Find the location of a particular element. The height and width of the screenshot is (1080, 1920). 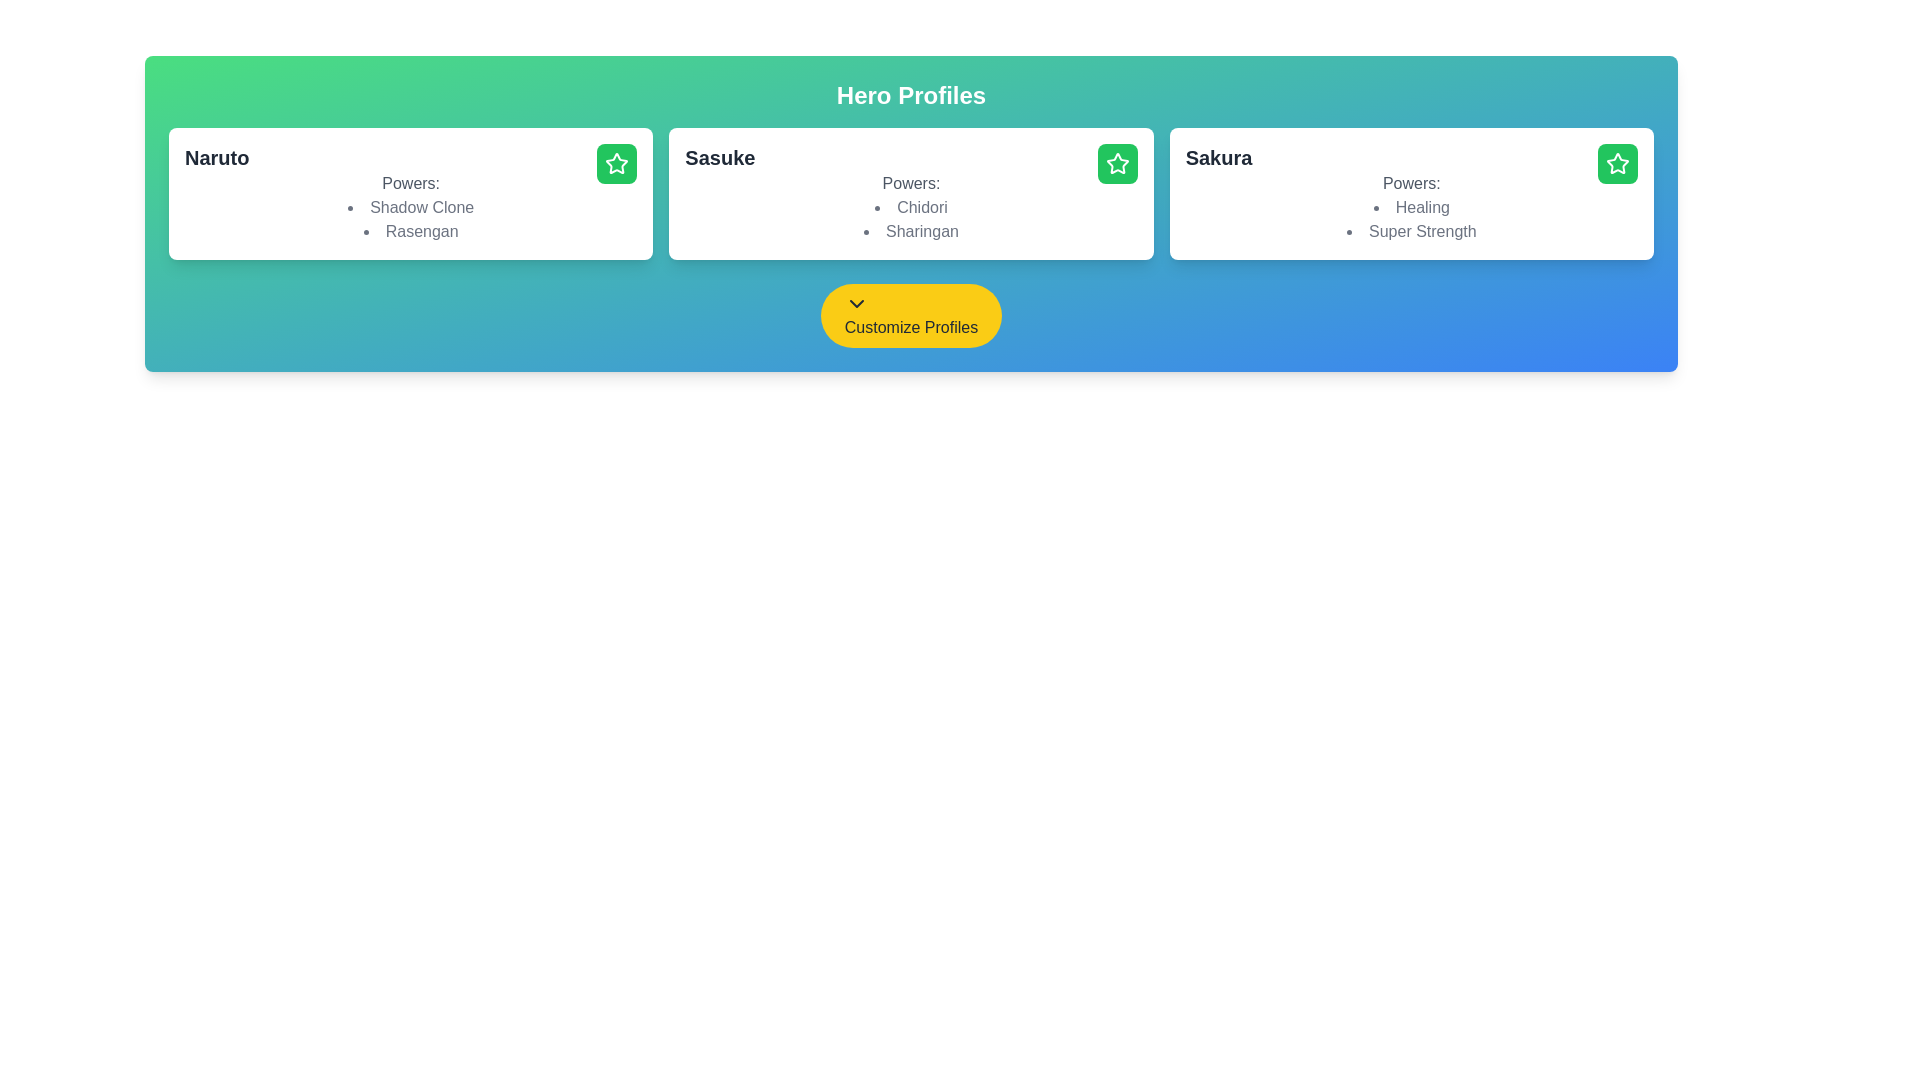

the star icon button located in the top-right corner of the 'Sakura' card is located at coordinates (1617, 163).